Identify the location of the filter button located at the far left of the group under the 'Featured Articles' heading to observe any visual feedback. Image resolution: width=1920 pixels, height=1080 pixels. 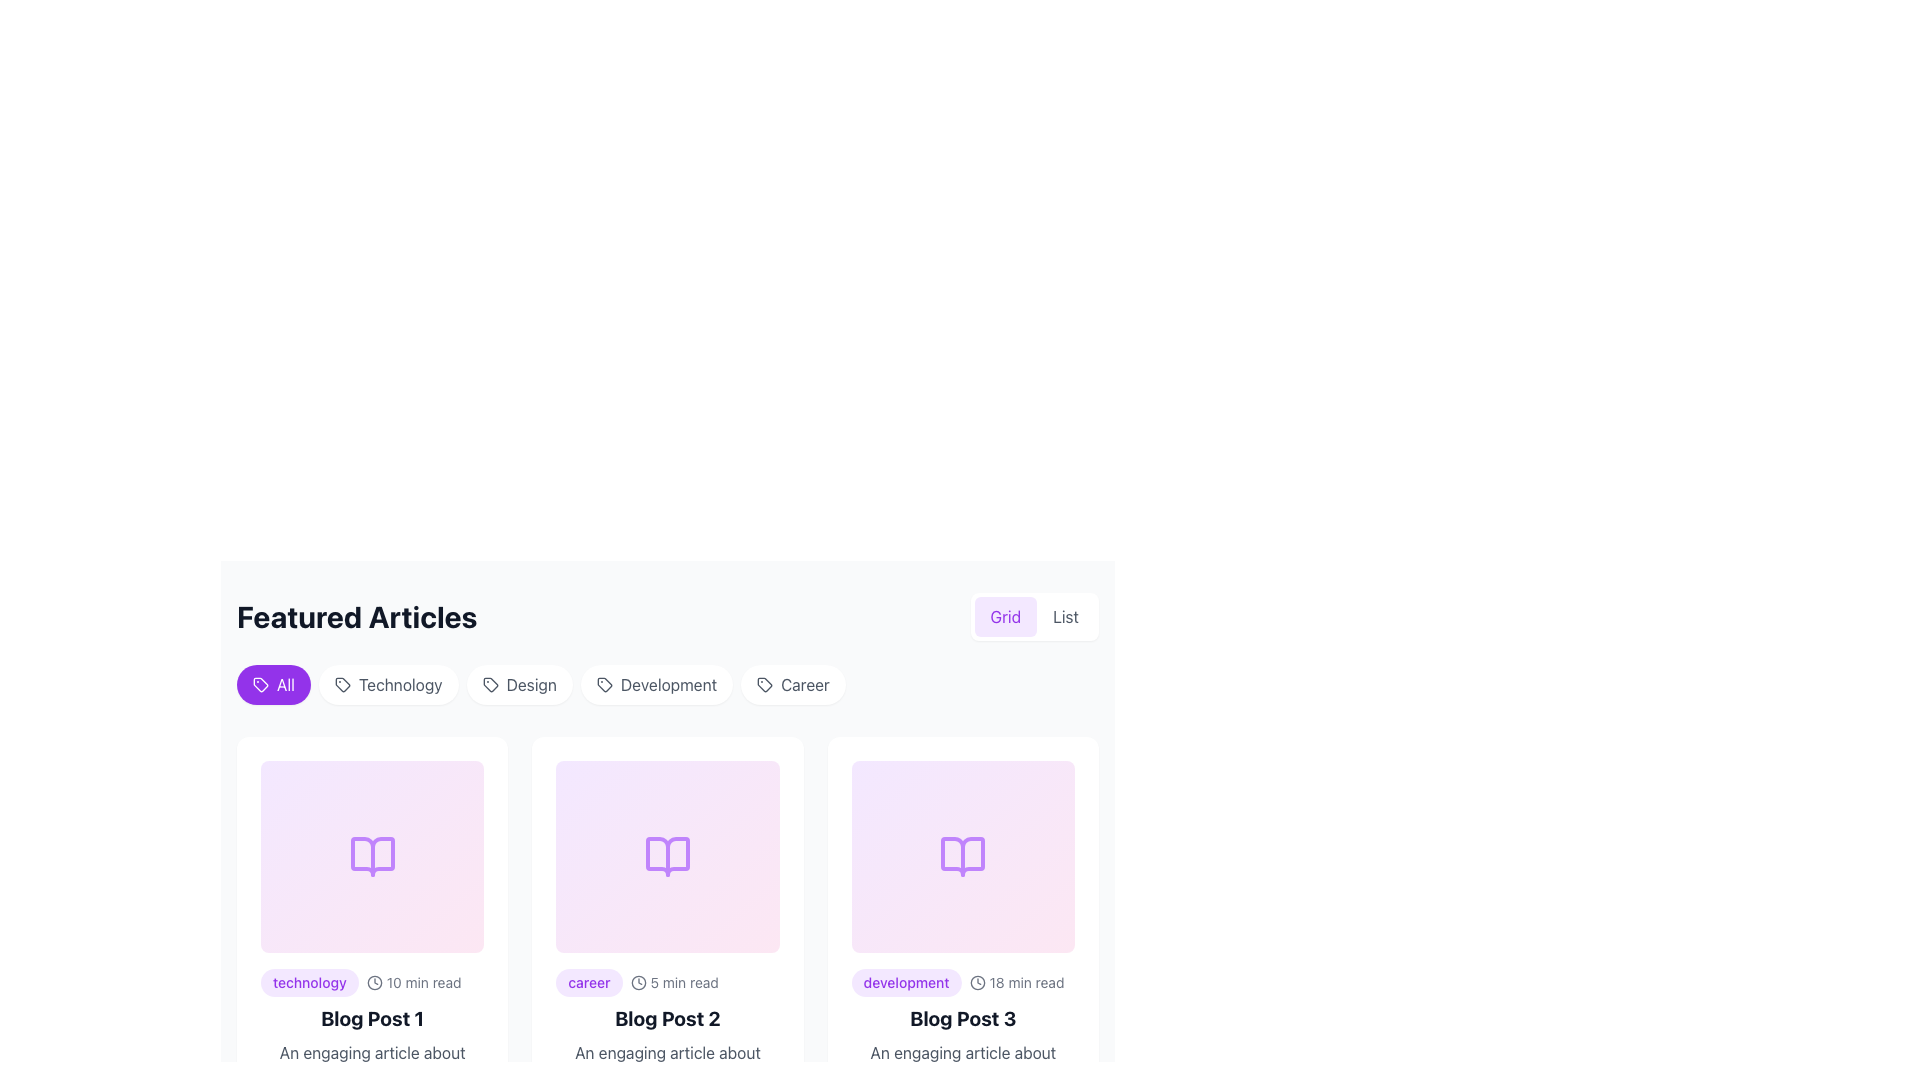
(272, 684).